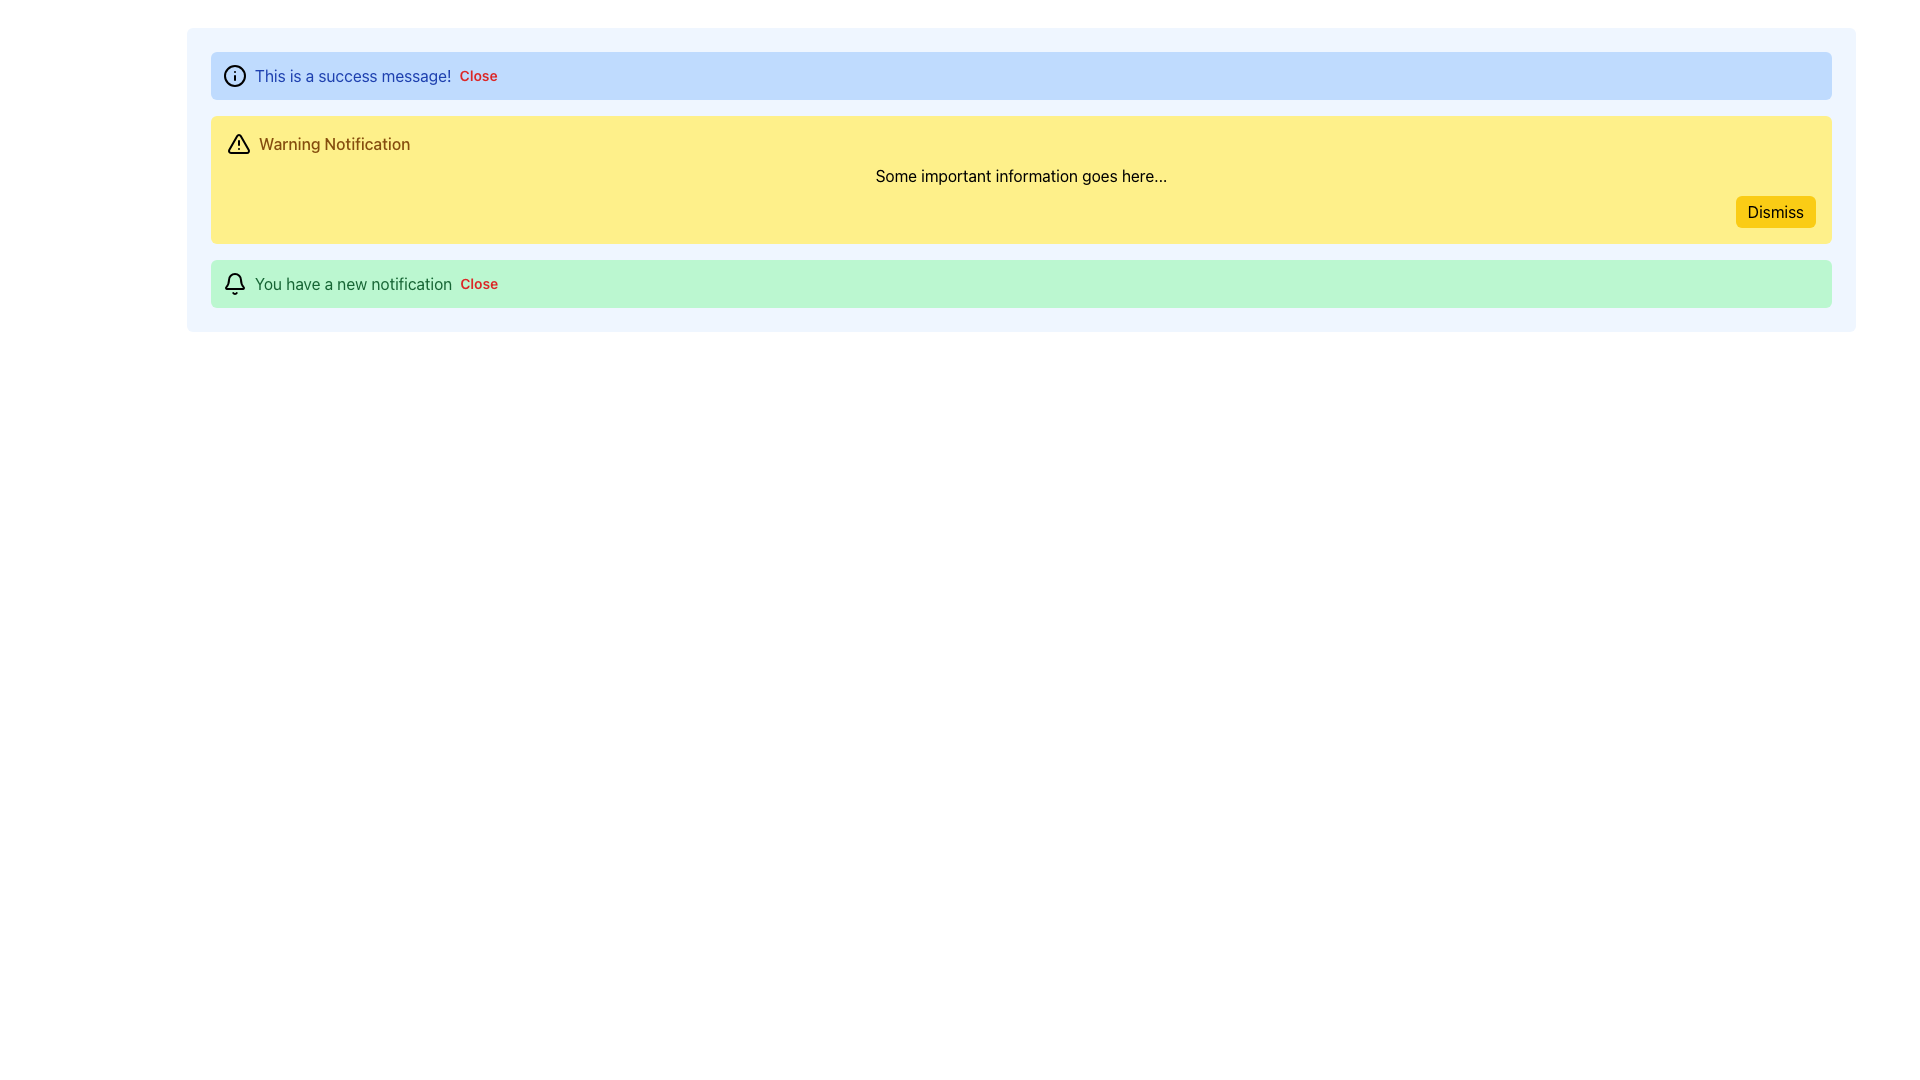 The height and width of the screenshot is (1080, 1920). What do you see at coordinates (235, 284) in the screenshot?
I see `the minimalistic outline bell icon located on the left side of the notification banner with a light green background, which is positioned before the text 'You have a new notification'` at bounding box center [235, 284].